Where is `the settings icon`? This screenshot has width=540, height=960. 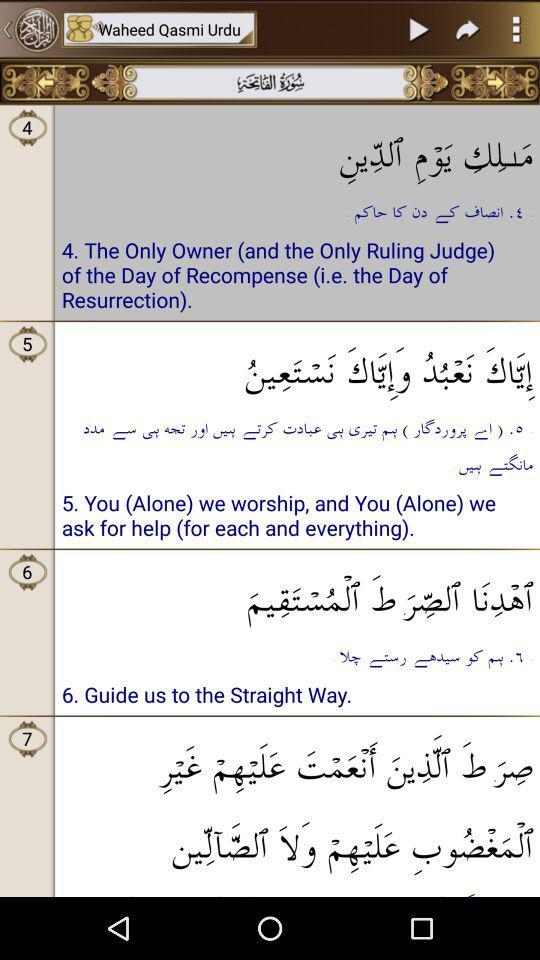
the settings icon is located at coordinates (29, 30).